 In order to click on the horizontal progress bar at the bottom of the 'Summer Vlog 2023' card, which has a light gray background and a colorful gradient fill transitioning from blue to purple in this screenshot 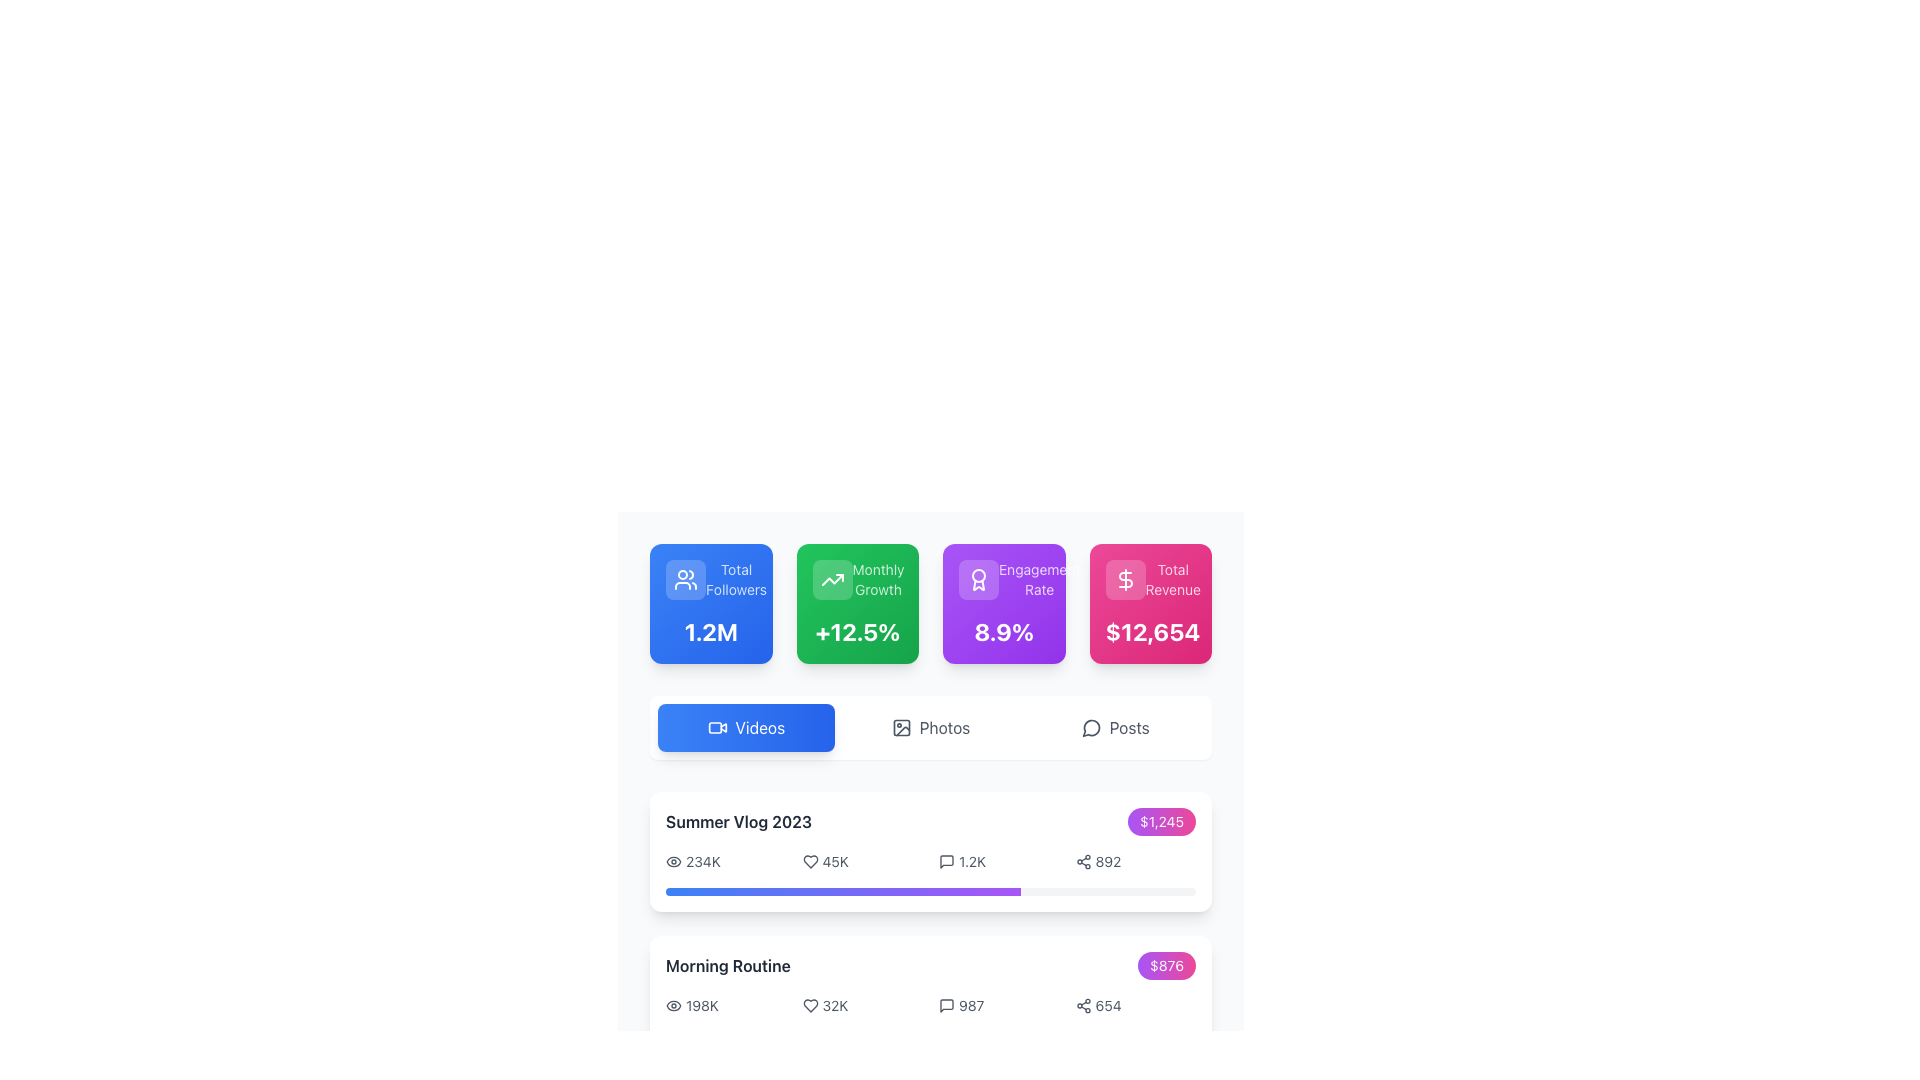, I will do `click(930, 890)`.